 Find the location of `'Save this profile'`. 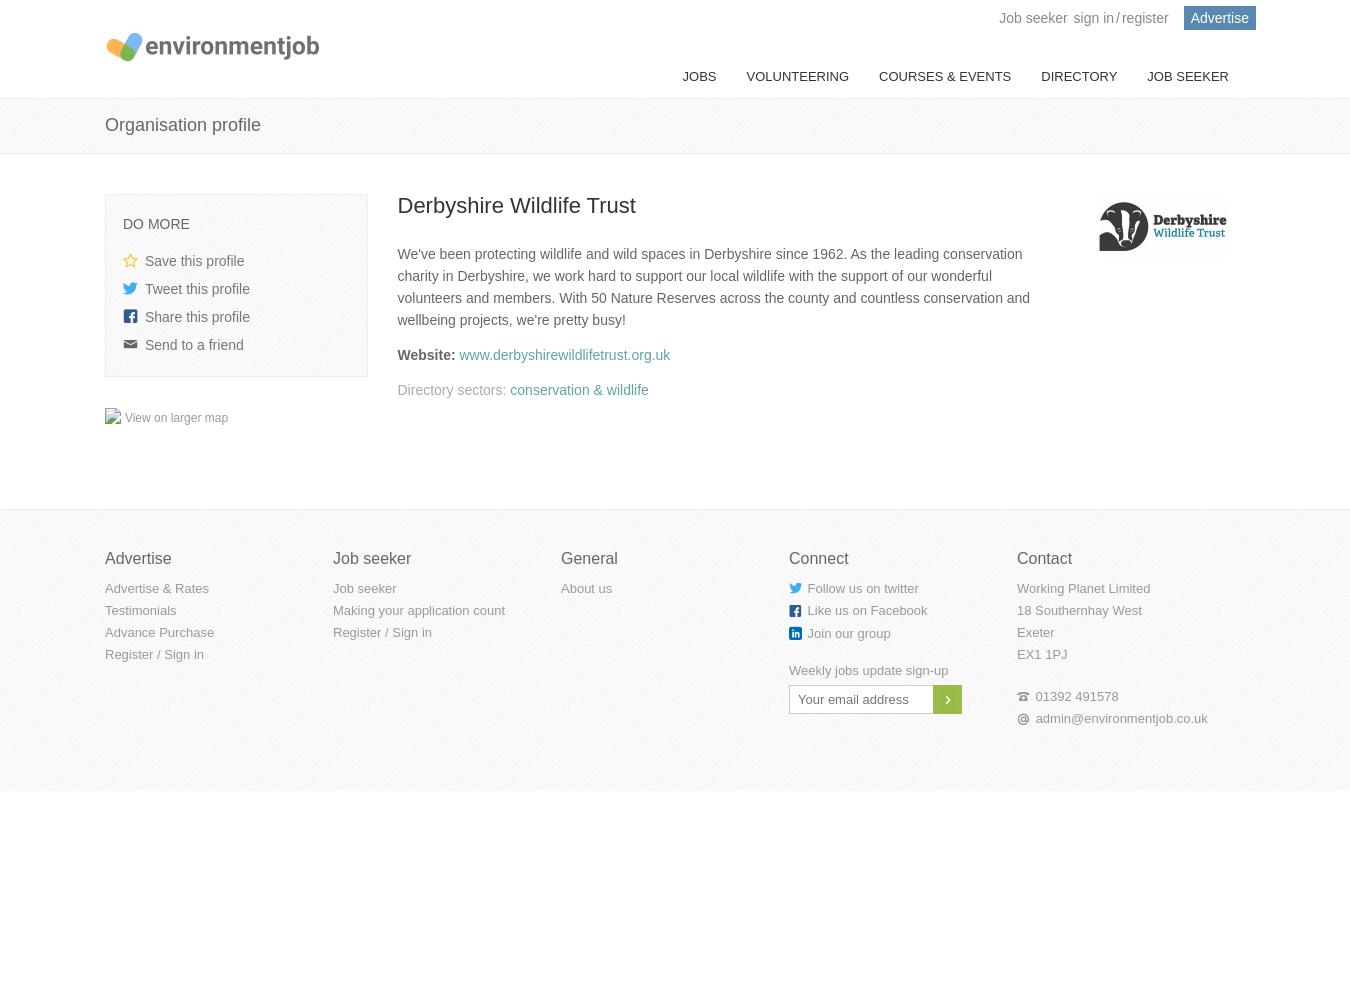

'Save this profile' is located at coordinates (193, 261).